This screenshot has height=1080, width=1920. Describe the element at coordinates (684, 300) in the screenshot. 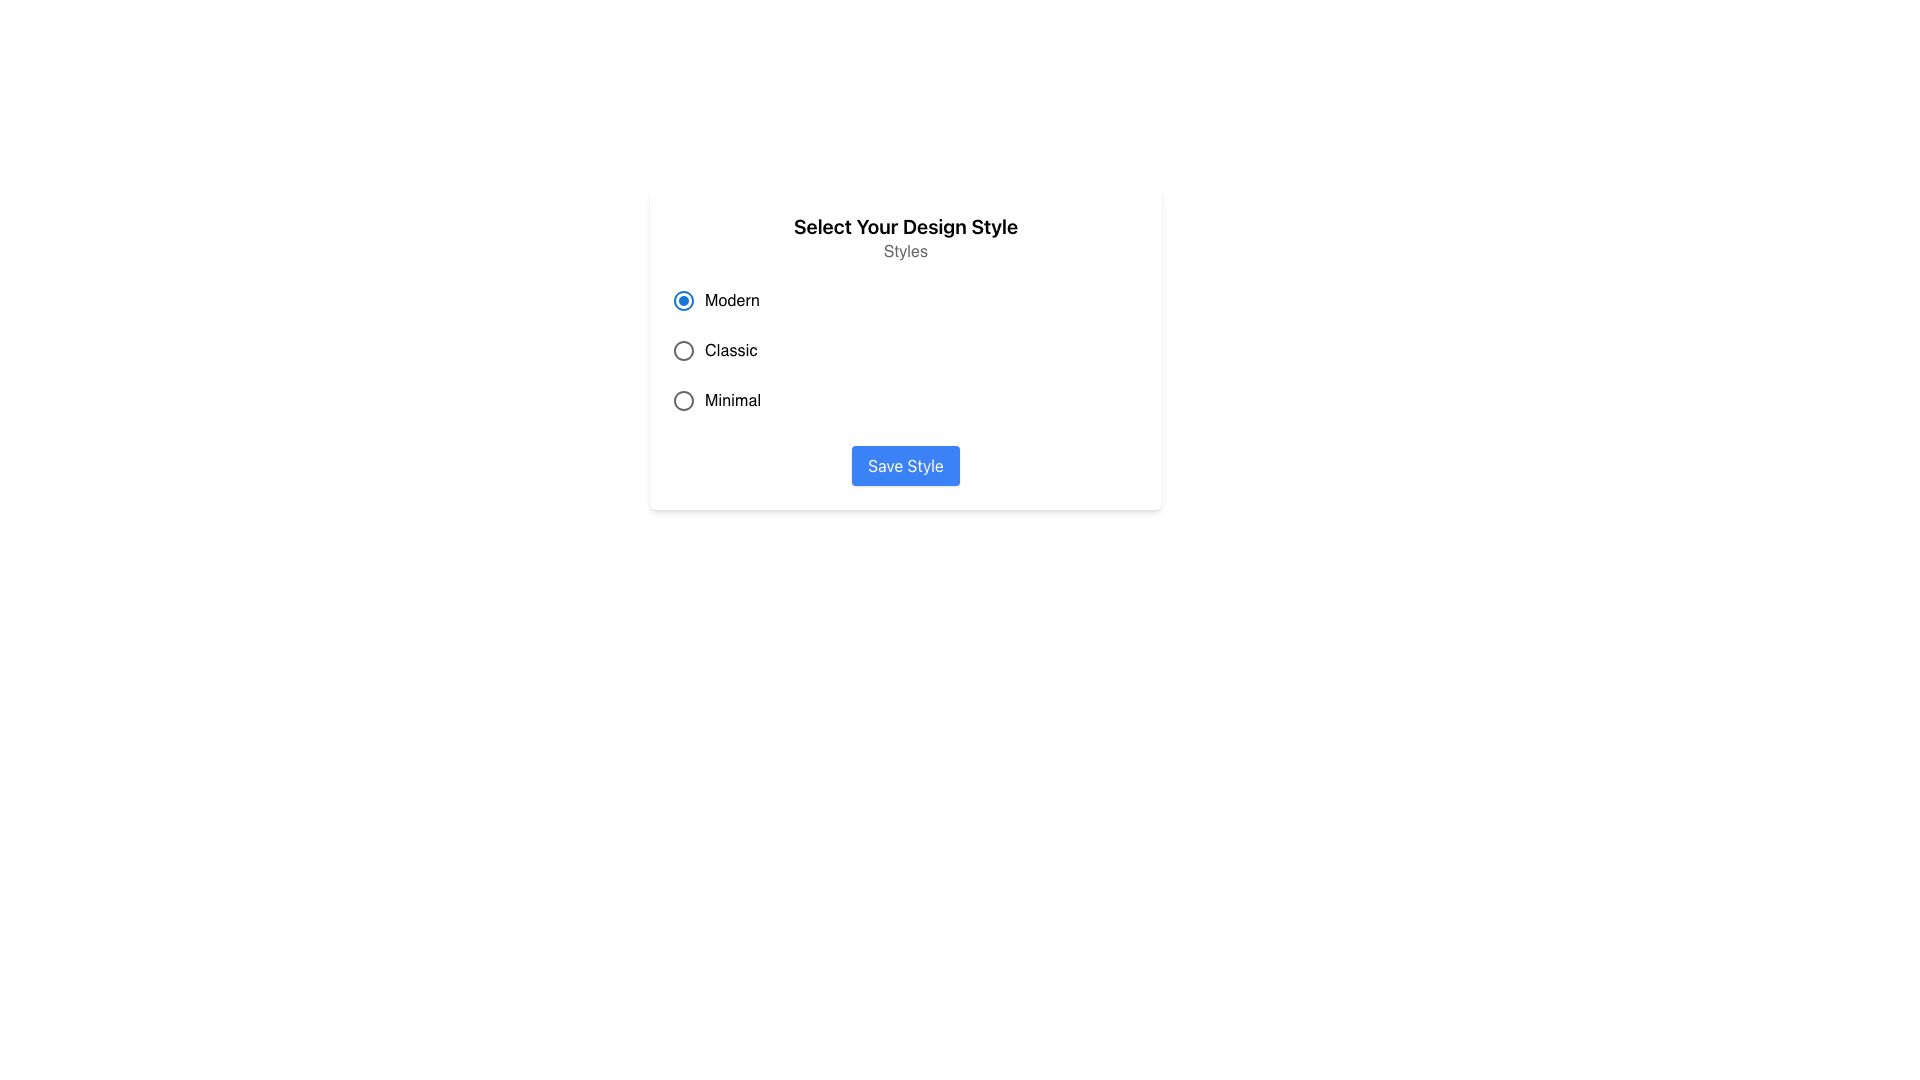

I see `the first radio button labeled 'Modern' under the heading 'Select Your Design Style'` at that location.